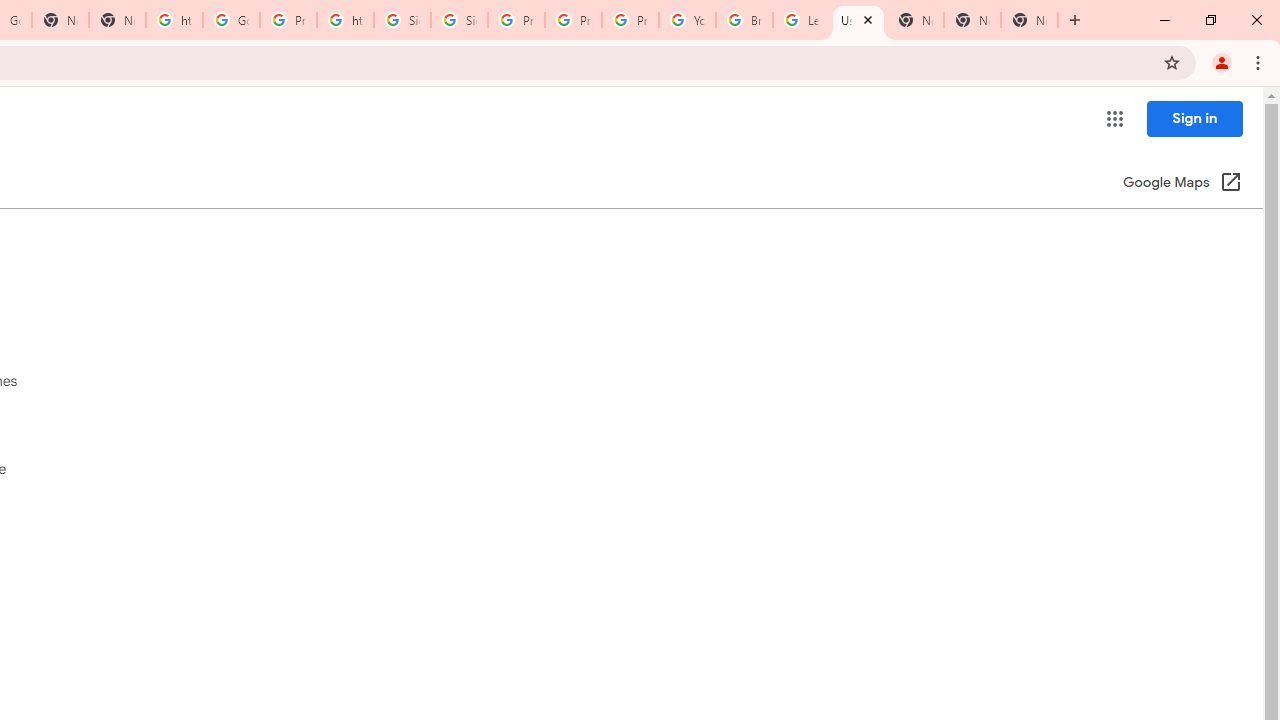 The width and height of the screenshot is (1280, 720). What do you see at coordinates (972, 20) in the screenshot?
I see `'New Tab'` at bounding box center [972, 20].